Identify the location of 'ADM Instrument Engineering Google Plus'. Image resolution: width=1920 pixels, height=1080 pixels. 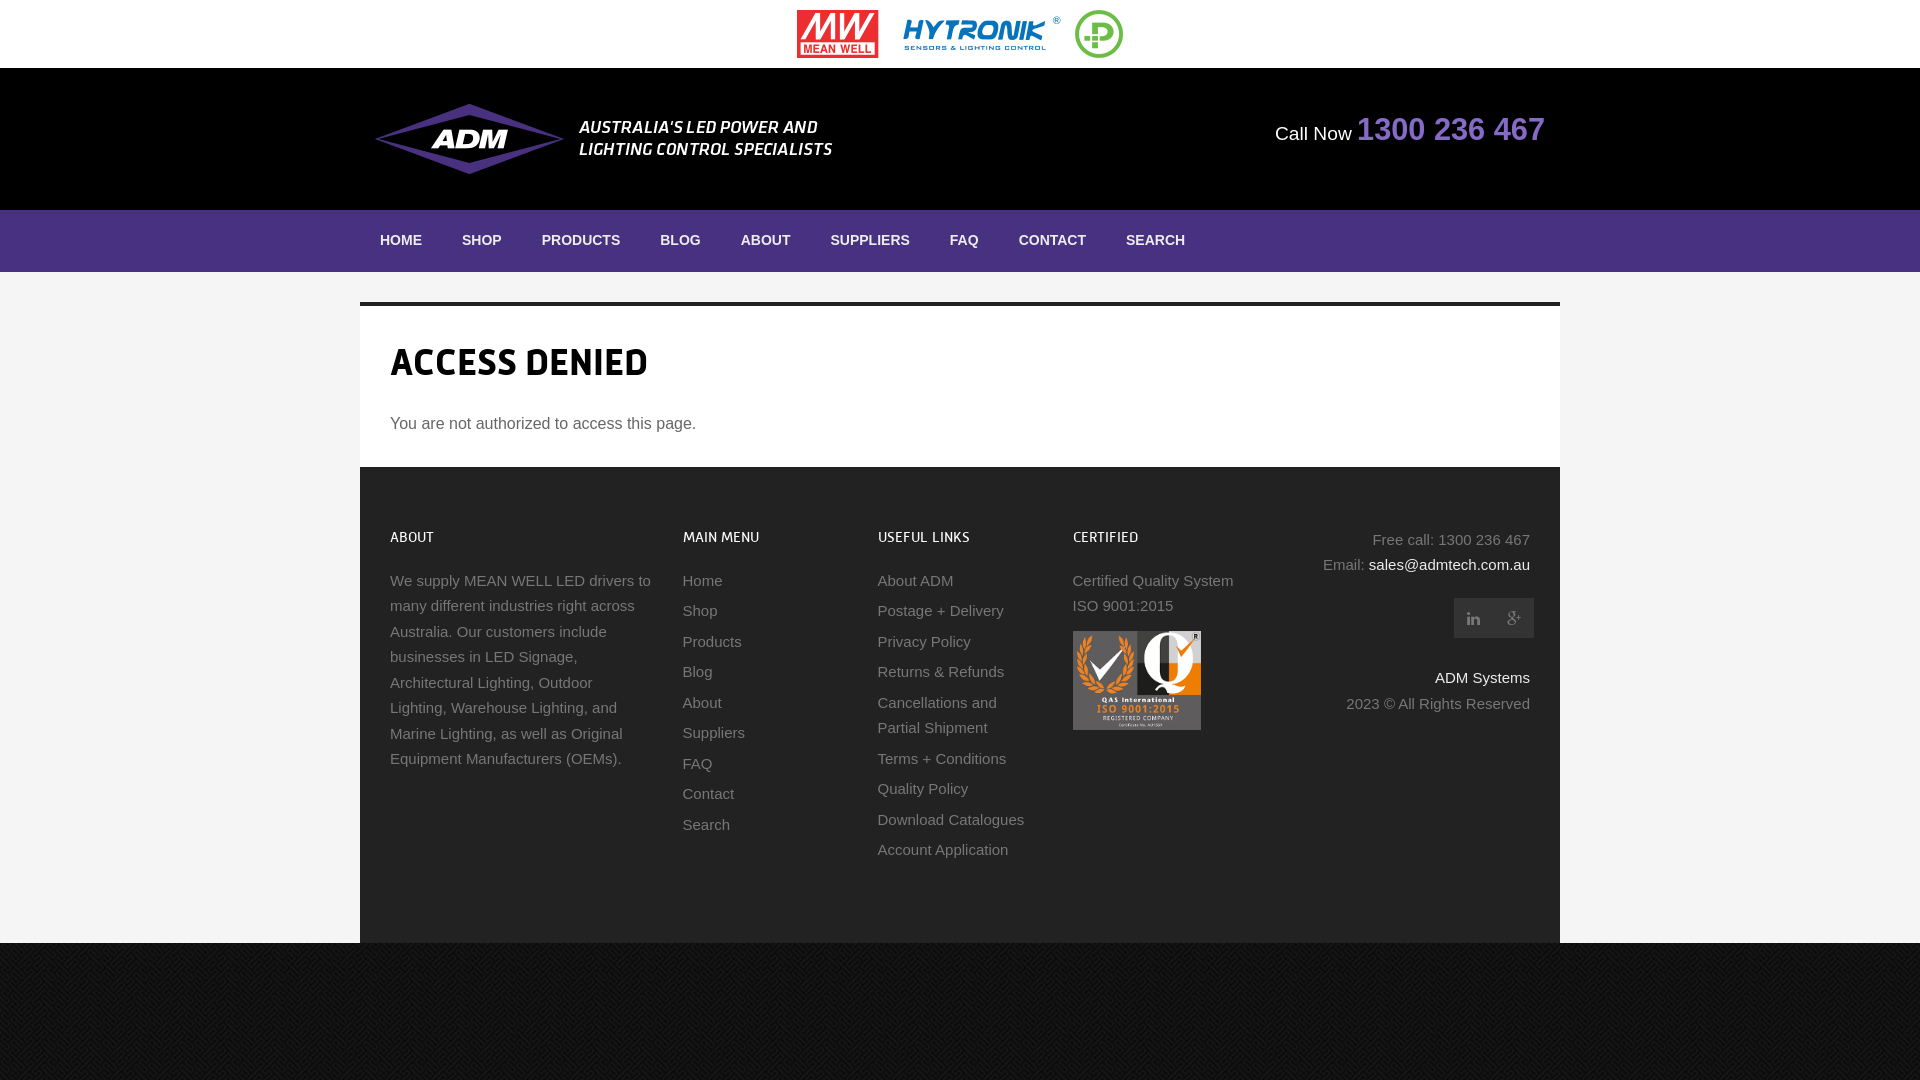
(1493, 616).